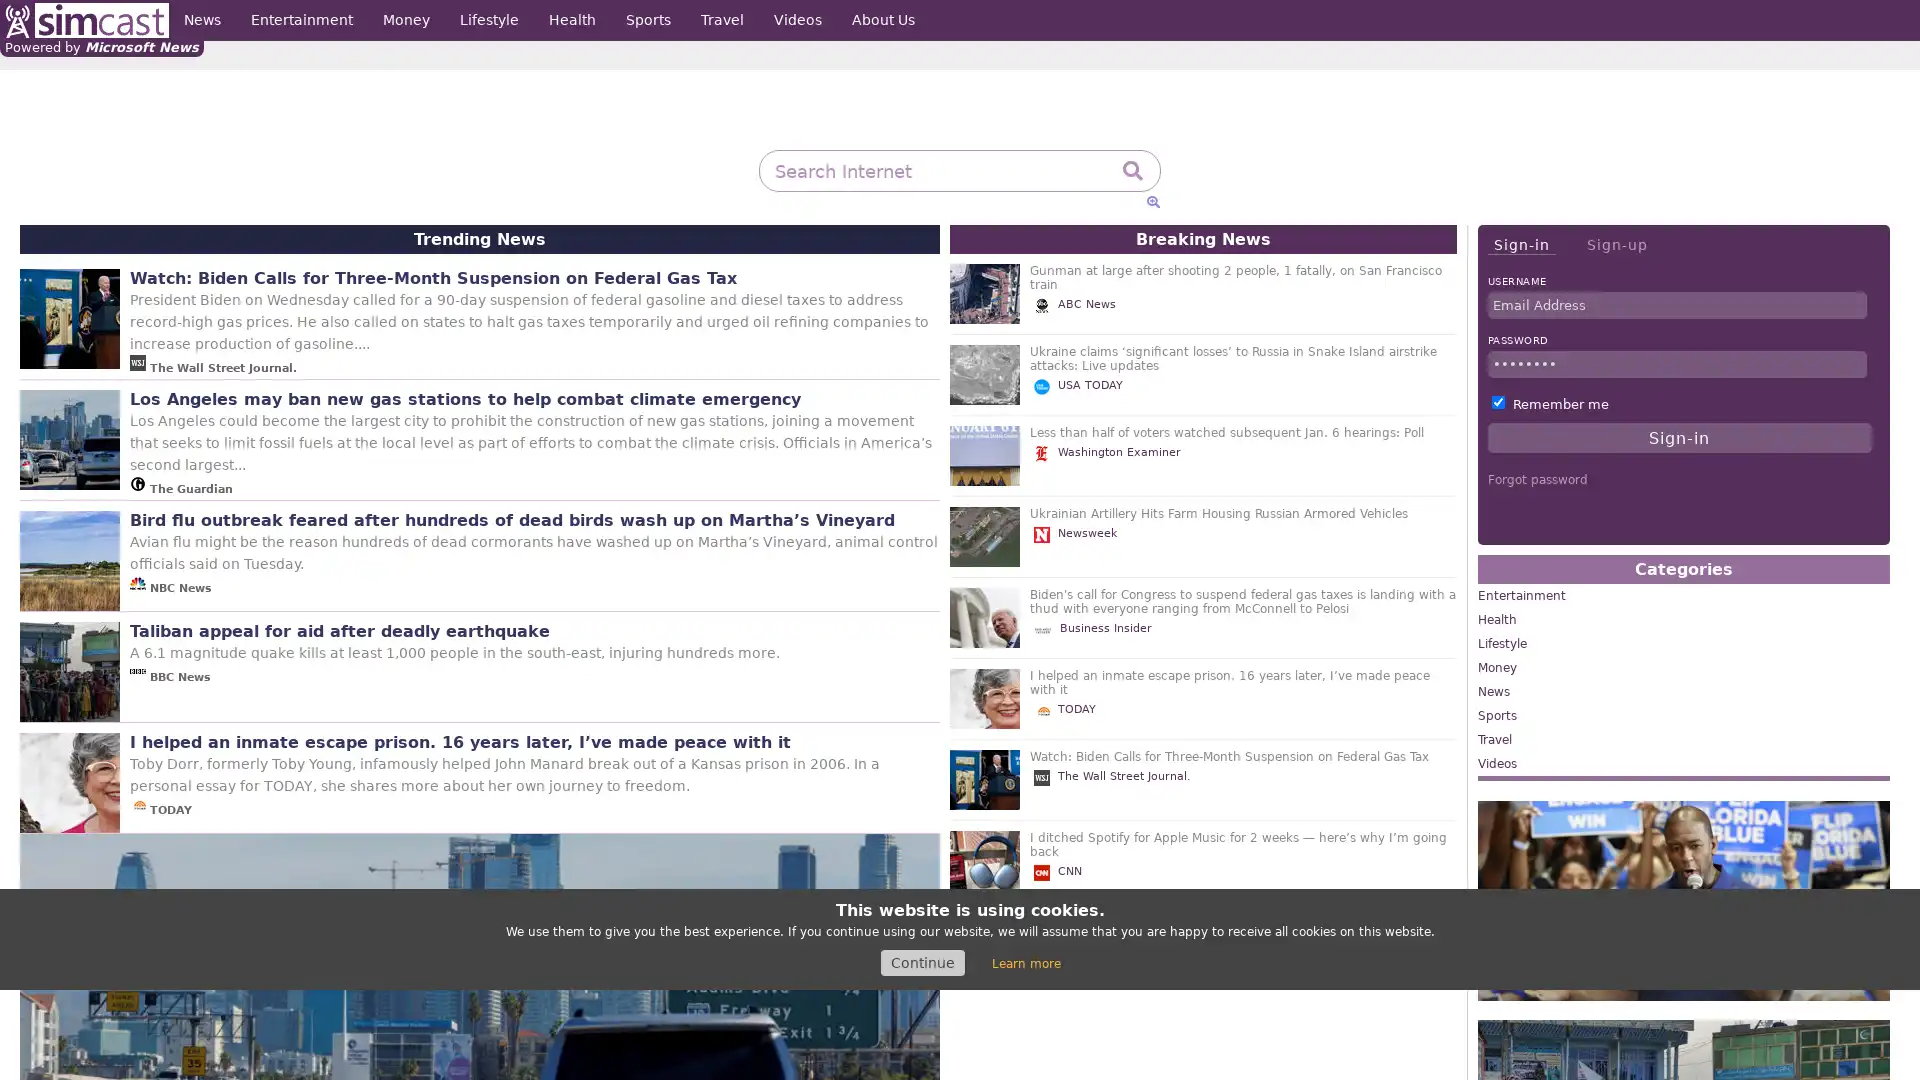 This screenshot has height=1080, width=1920. I want to click on Sign-up, so click(1616, 244).